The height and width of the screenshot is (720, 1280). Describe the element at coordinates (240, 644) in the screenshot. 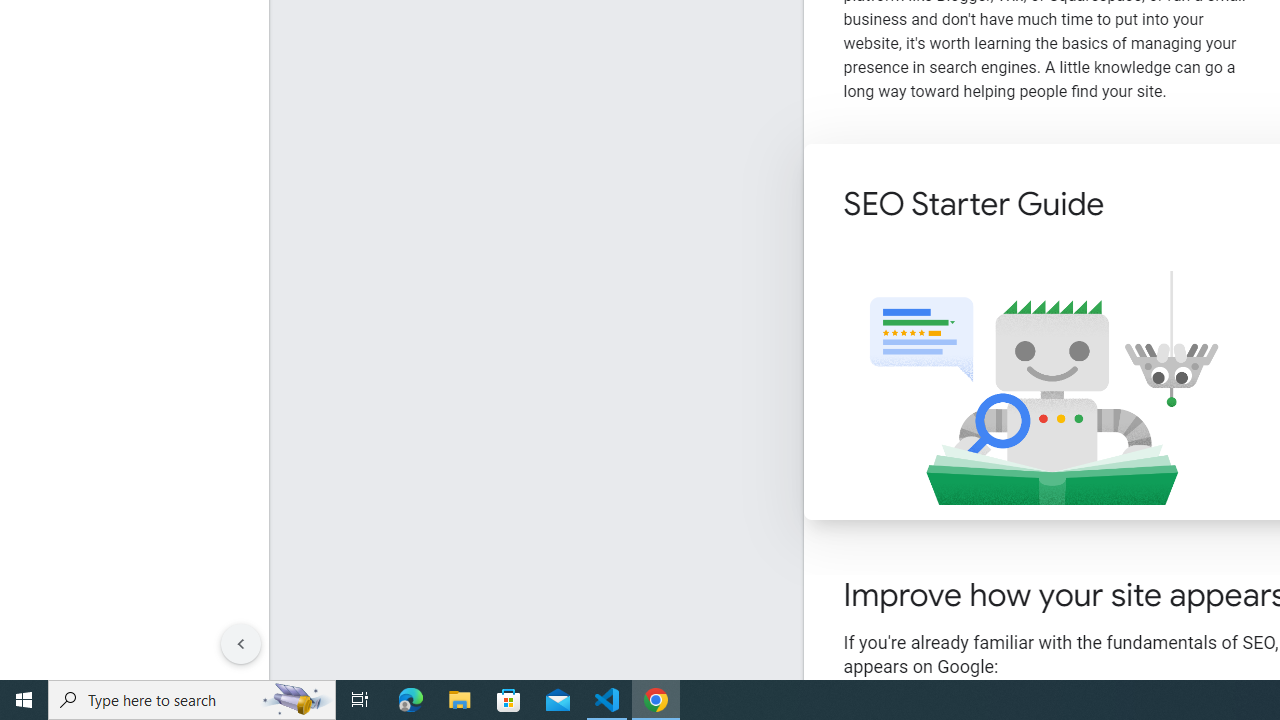

I see `'Hide side navigation'` at that location.